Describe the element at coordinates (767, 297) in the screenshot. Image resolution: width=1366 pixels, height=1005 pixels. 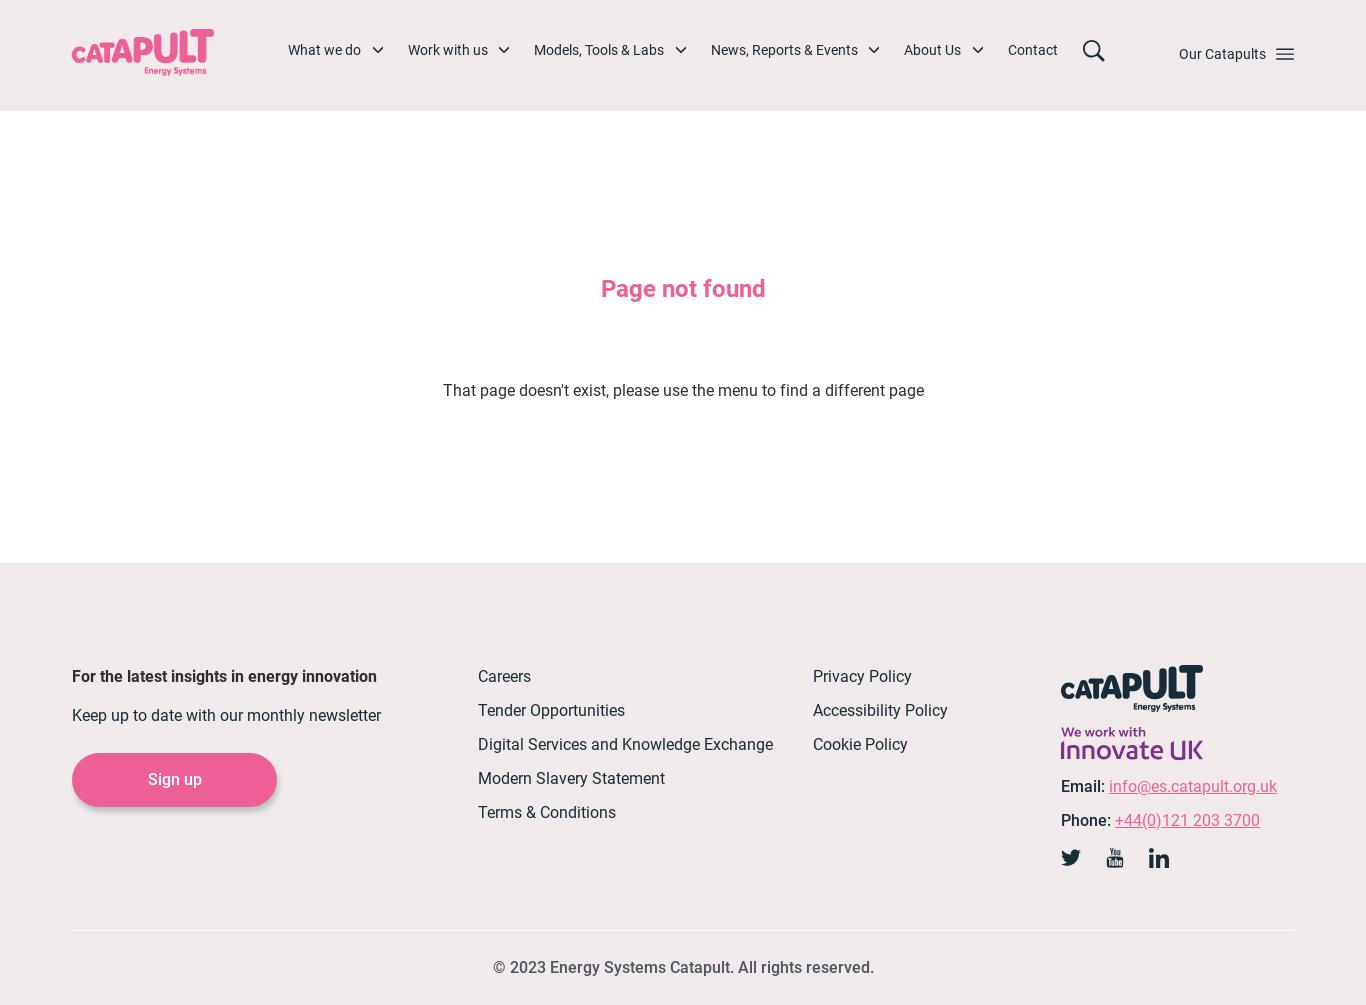
I see `'Insights'` at that location.